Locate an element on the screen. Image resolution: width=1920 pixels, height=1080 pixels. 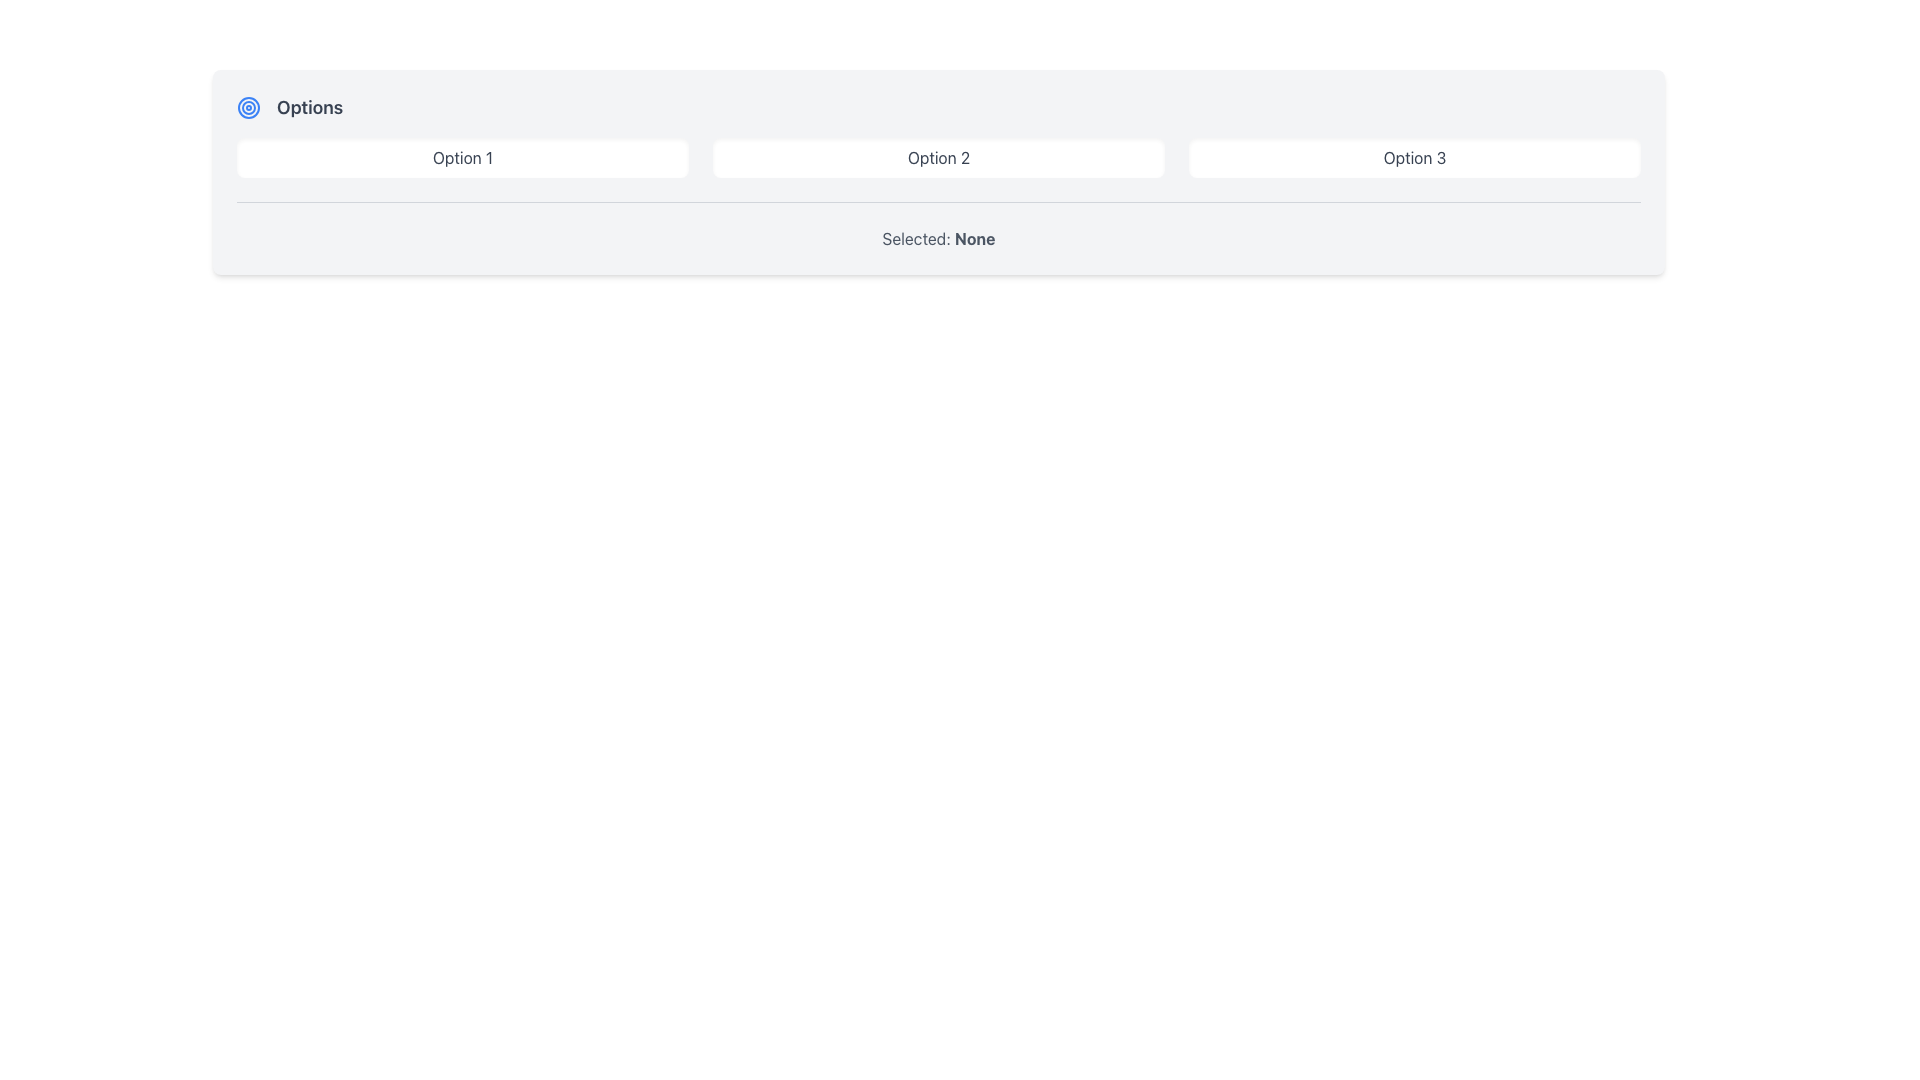
the first button-like option selector labeled 'Option 1' in the row of selectable options is located at coordinates (461, 157).